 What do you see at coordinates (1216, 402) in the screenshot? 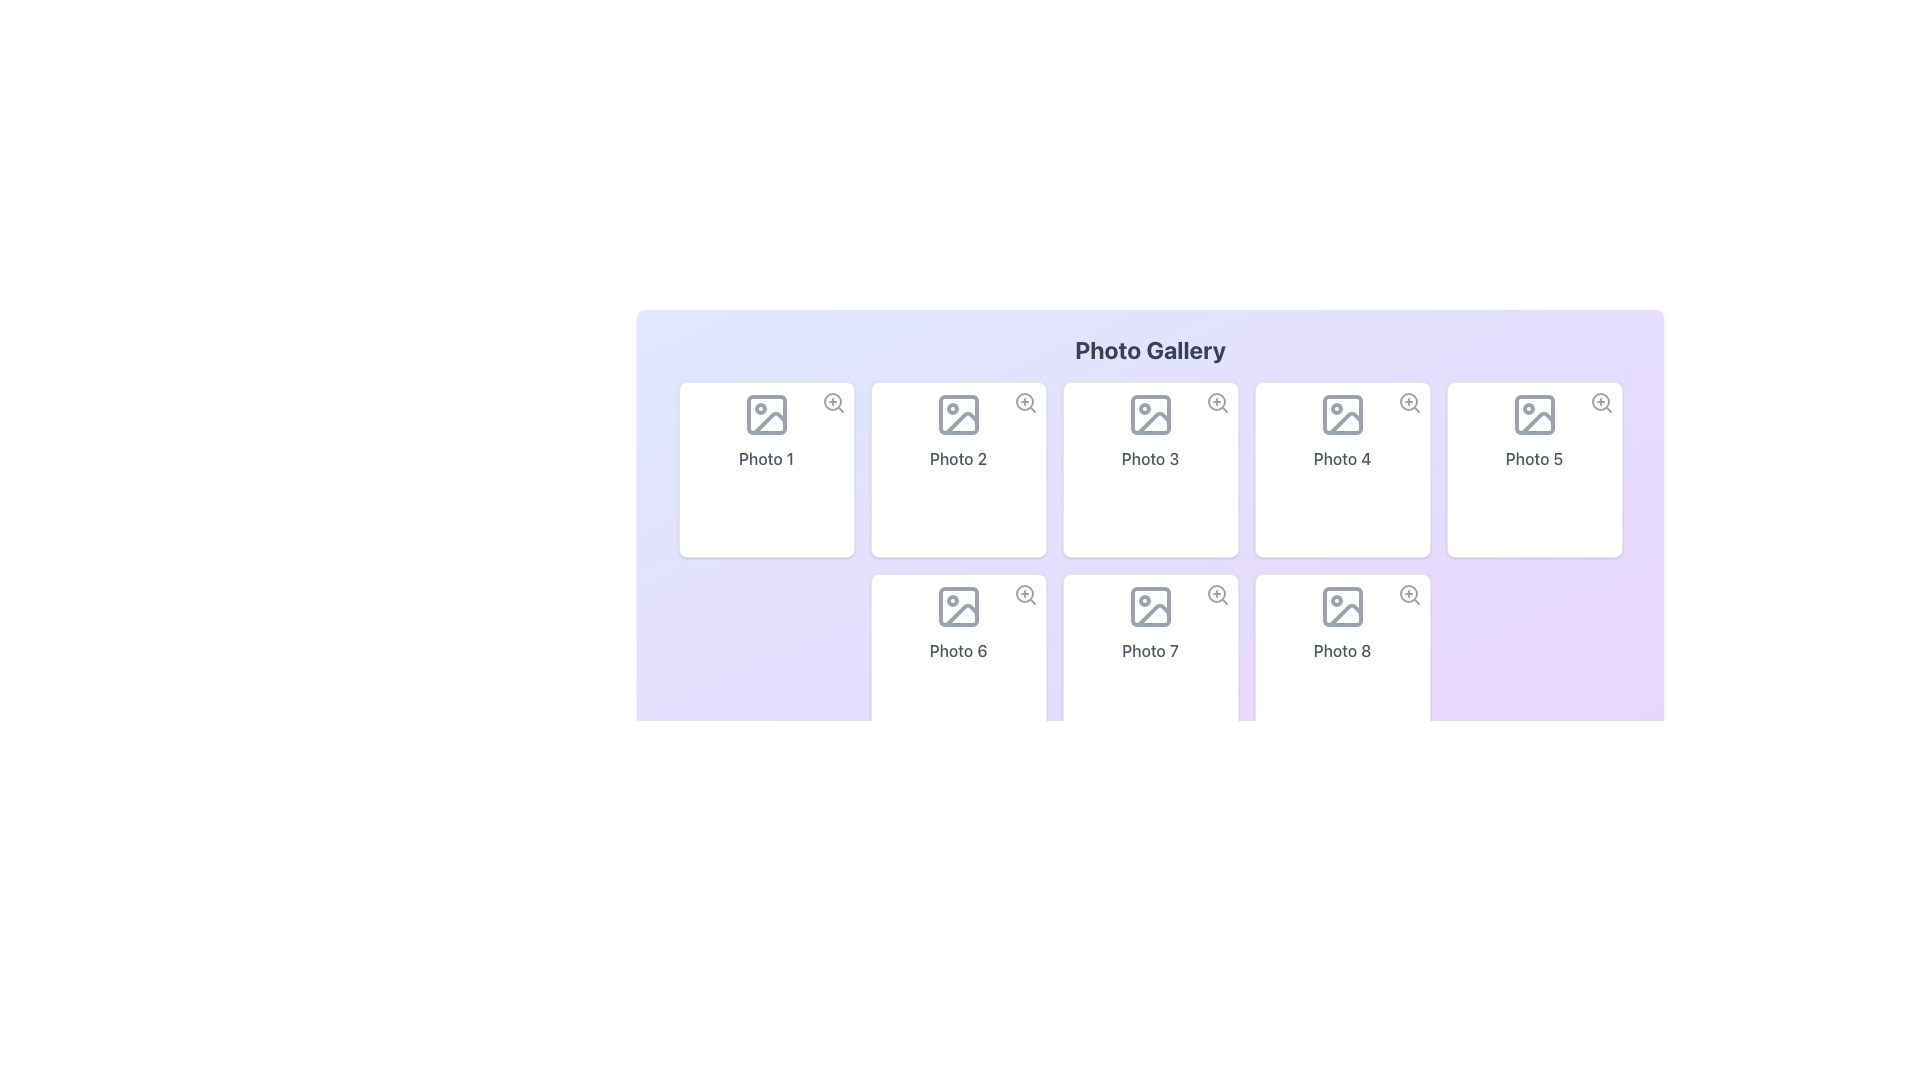
I see `the zoom-in icon located at the top-right corner of the card labeled 'Photo 3'` at bounding box center [1216, 402].